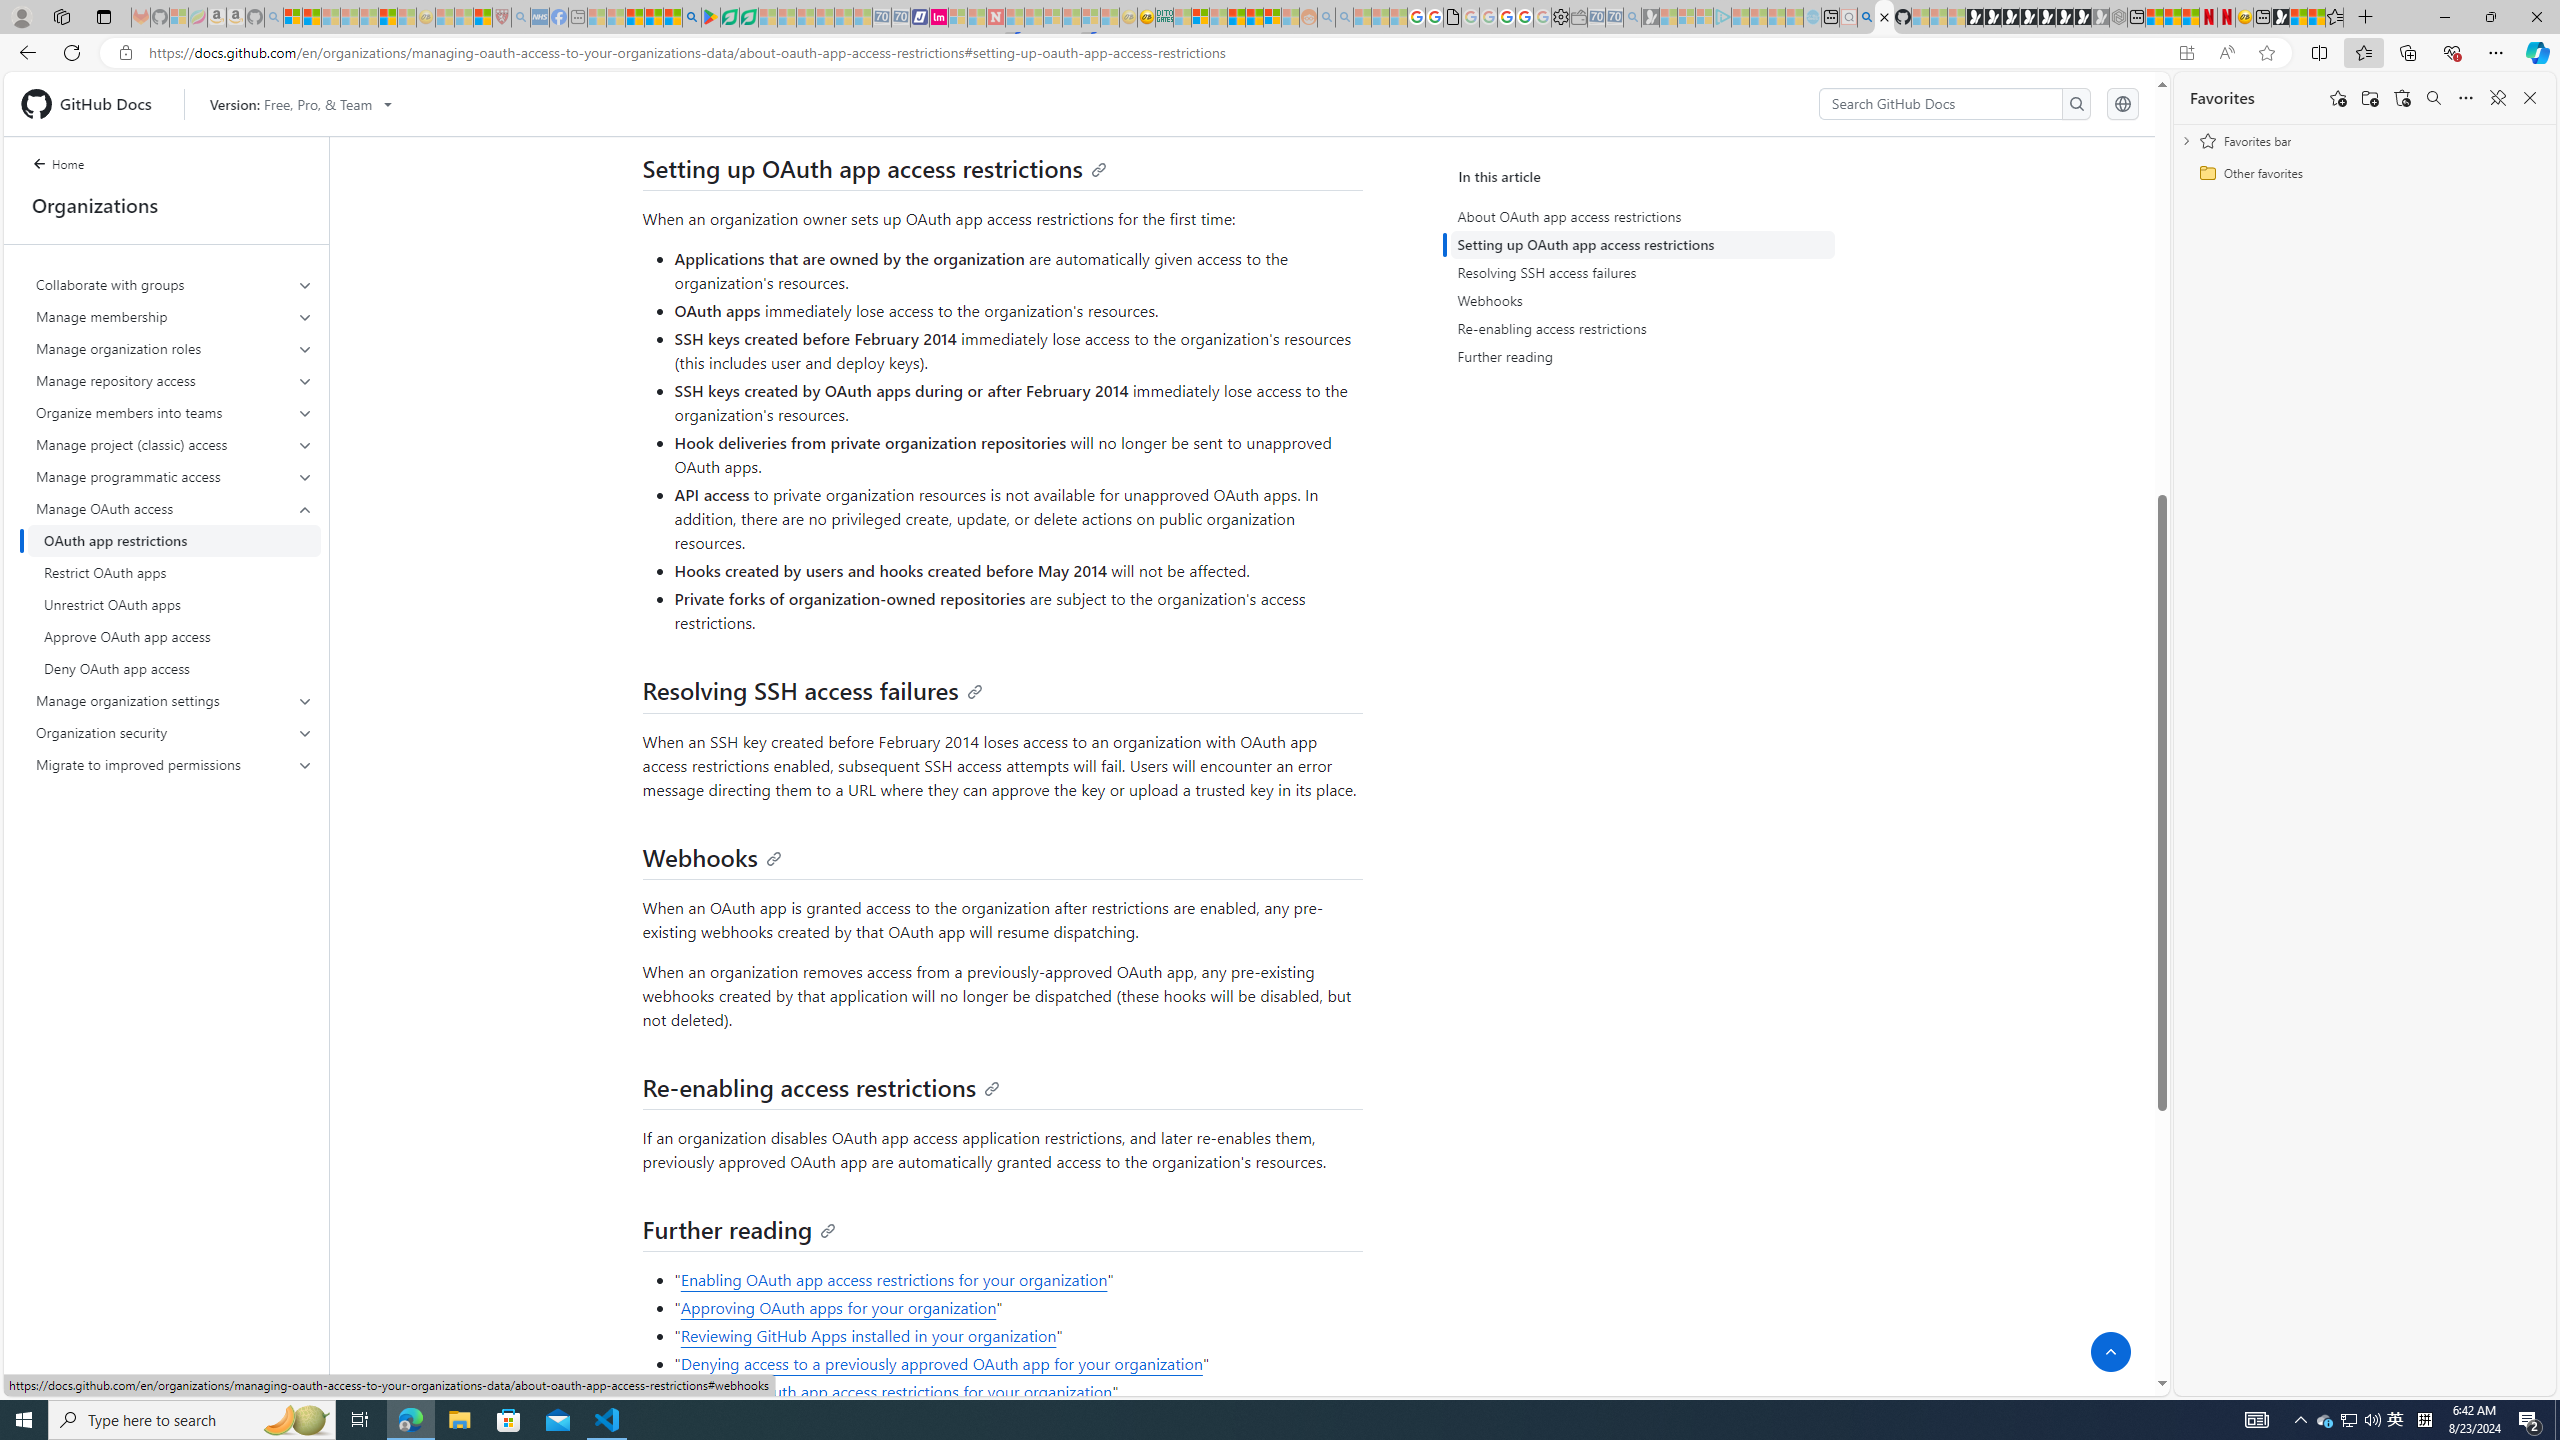 Image resolution: width=2560 pixels, height=1440 pixels. Describe the element at coordinates (2123, 103) in the screenshot. I see `'Select language: current language is English'` at that location.